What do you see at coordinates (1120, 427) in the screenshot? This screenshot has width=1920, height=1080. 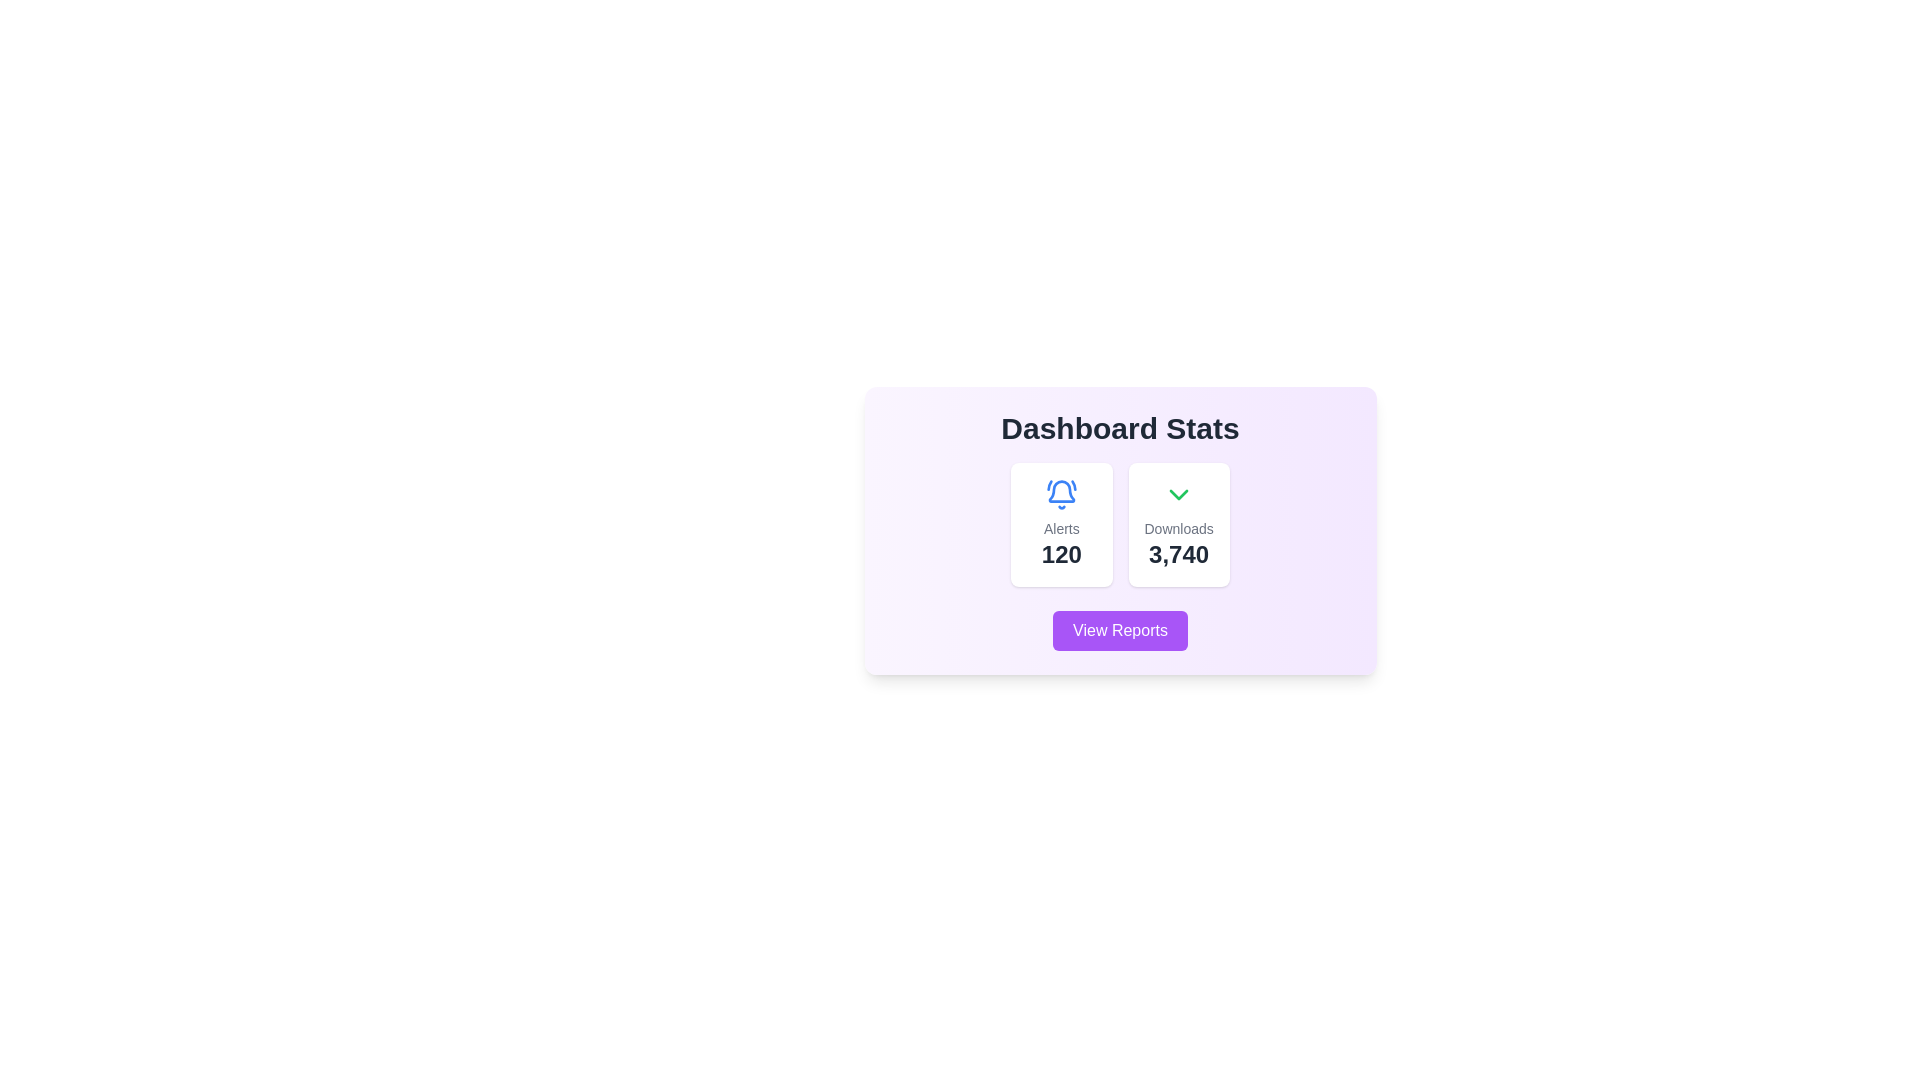 I see `the 'Dashboard Stats' text label, which is displayed in a large, bold sans-serif font at the center top of a rectangular card layout, using a dark gray color against a light purple gradient background` at bounding box center [1120, 427].